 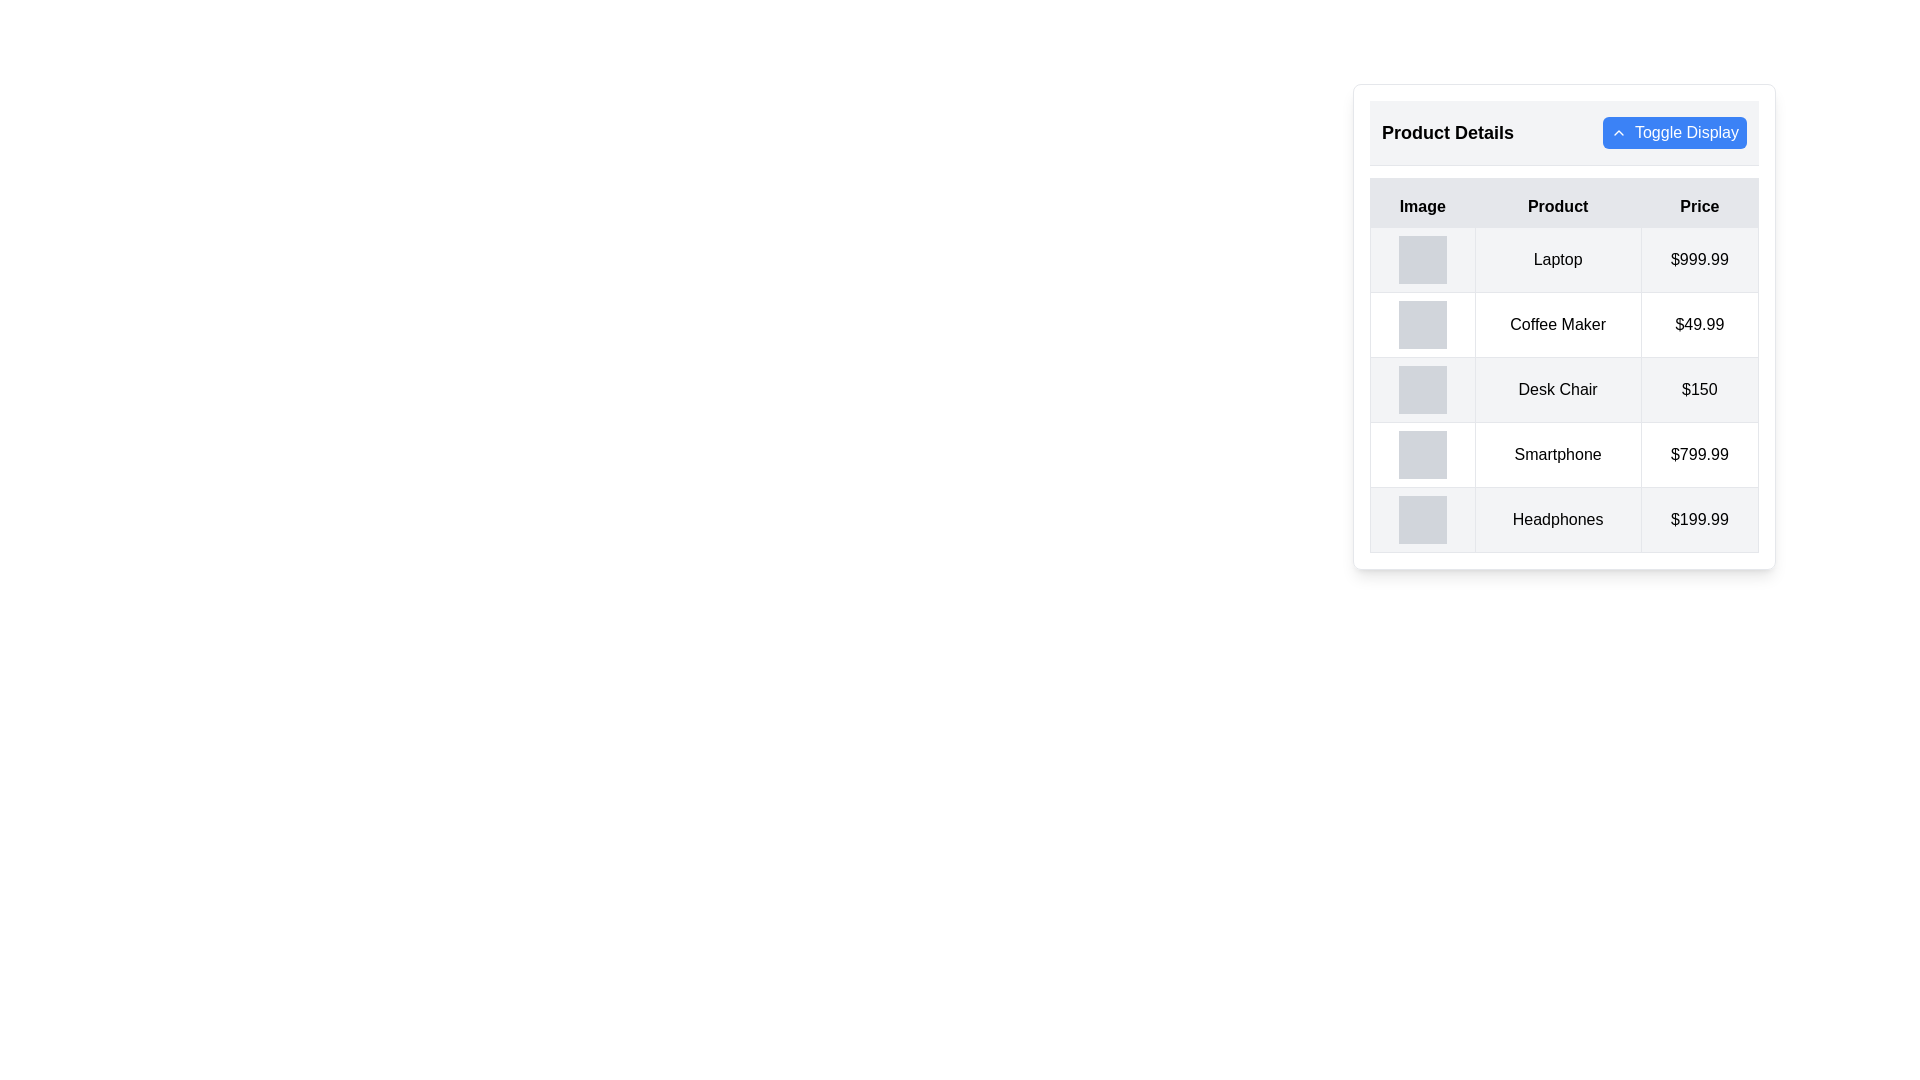 What do you see at coordinates (1698, 389) in the screenshot?
I see `text displayed in the price label for the product 'Desk Chair', located in the third row and third column of the 'Product Details' table` at bounding box center [1698, 389].